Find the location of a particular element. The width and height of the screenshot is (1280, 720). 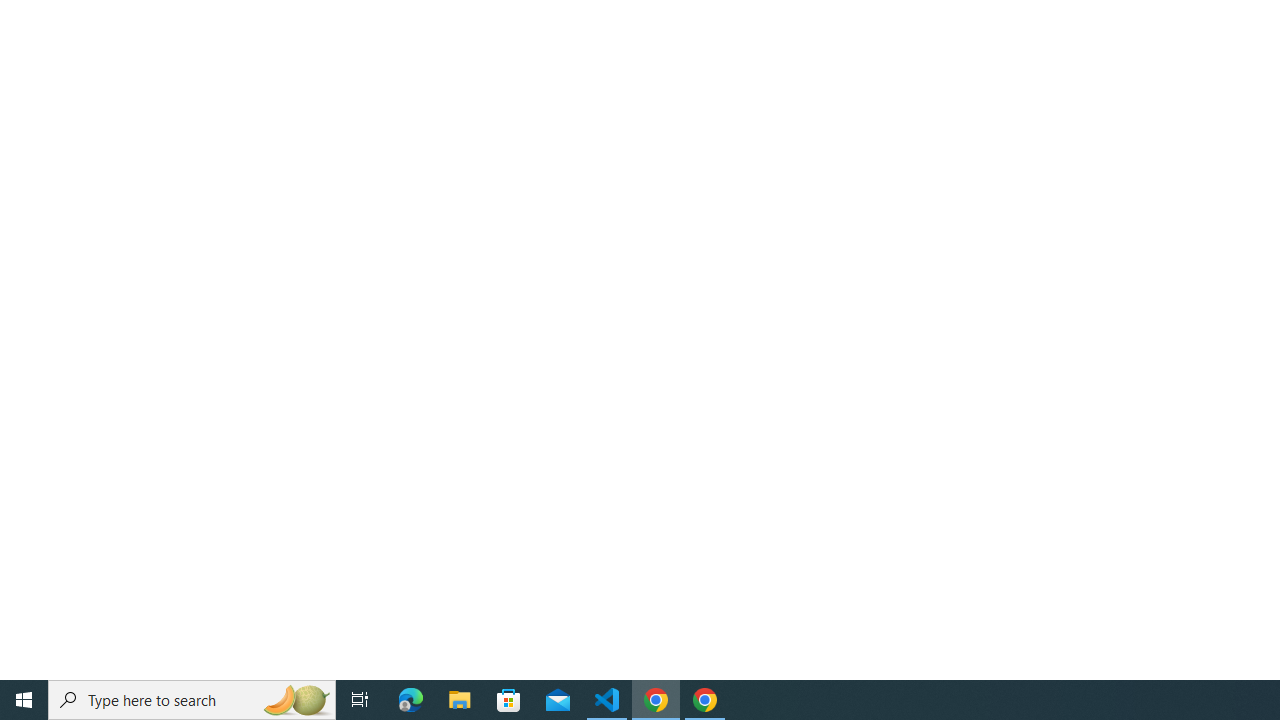

'Task View' is located at coordinates (359, 698).